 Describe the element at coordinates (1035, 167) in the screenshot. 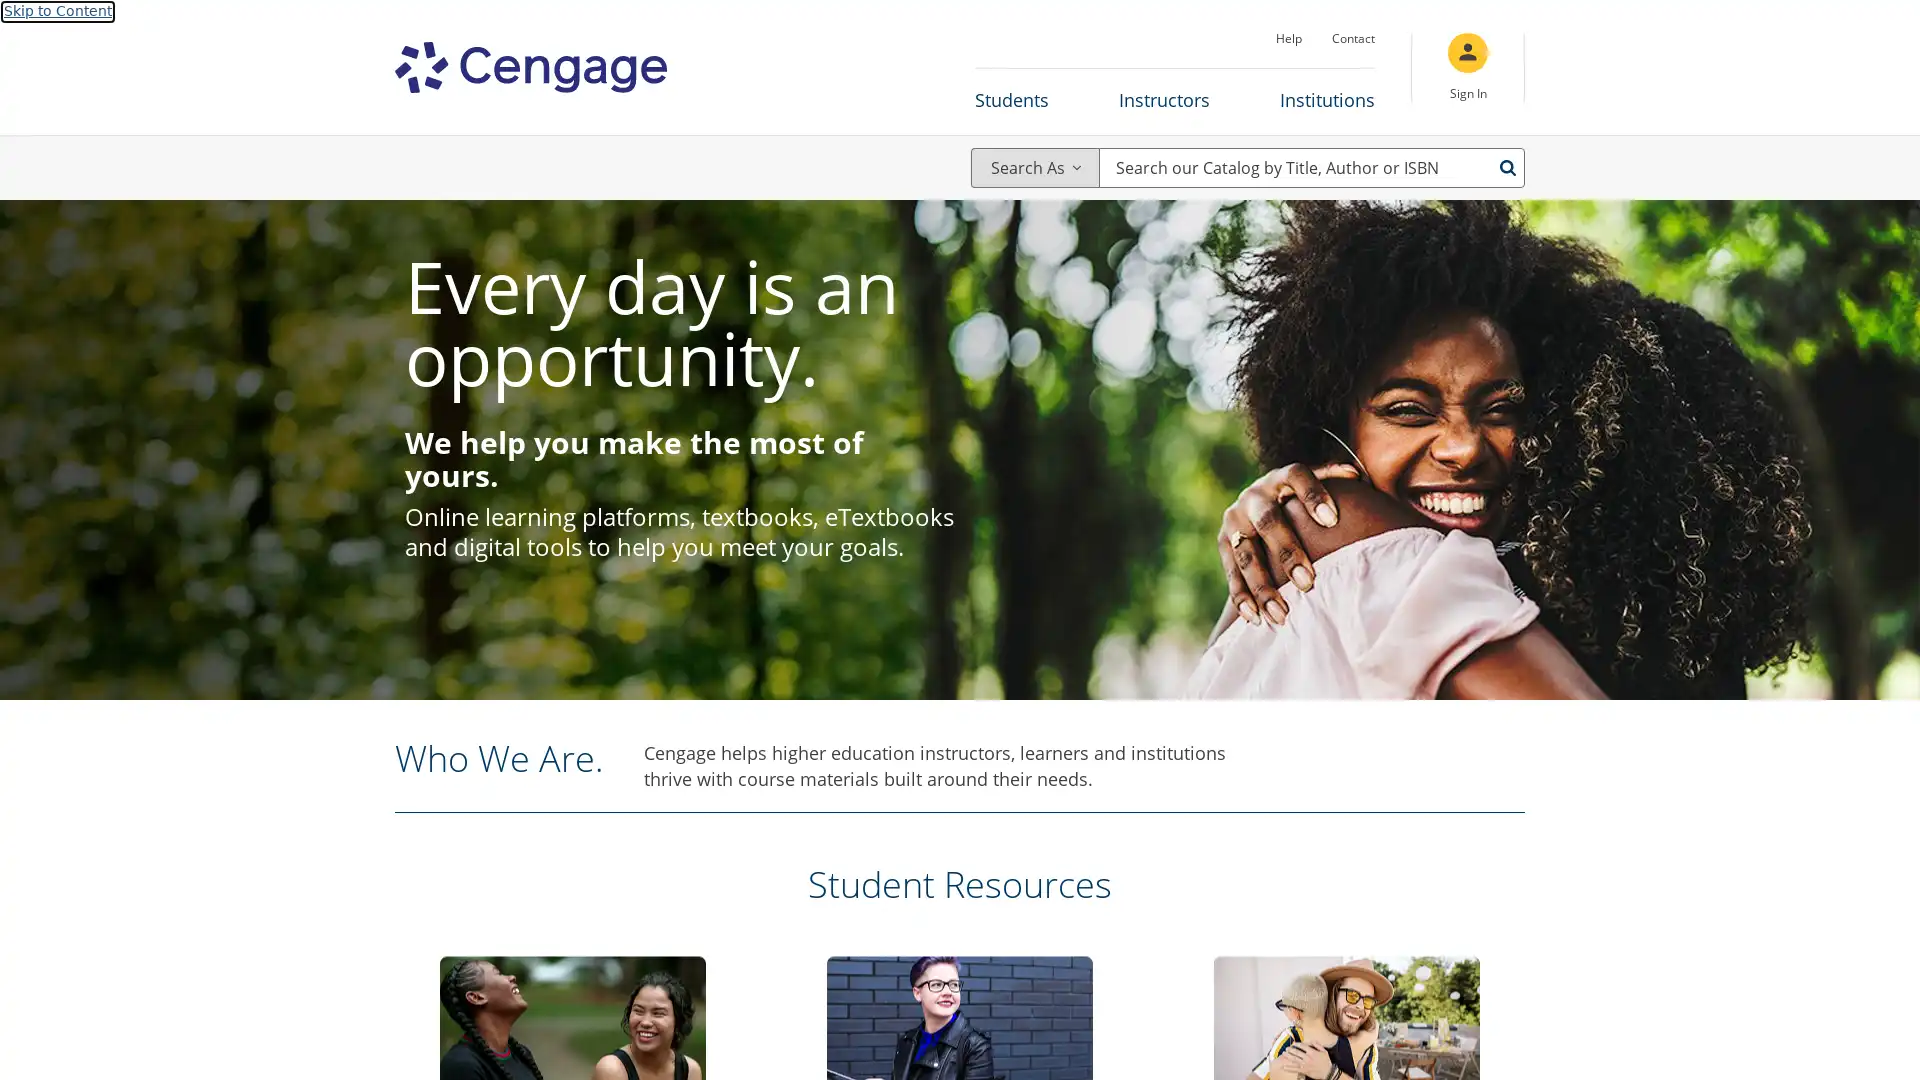

I see `Search As` at that location.